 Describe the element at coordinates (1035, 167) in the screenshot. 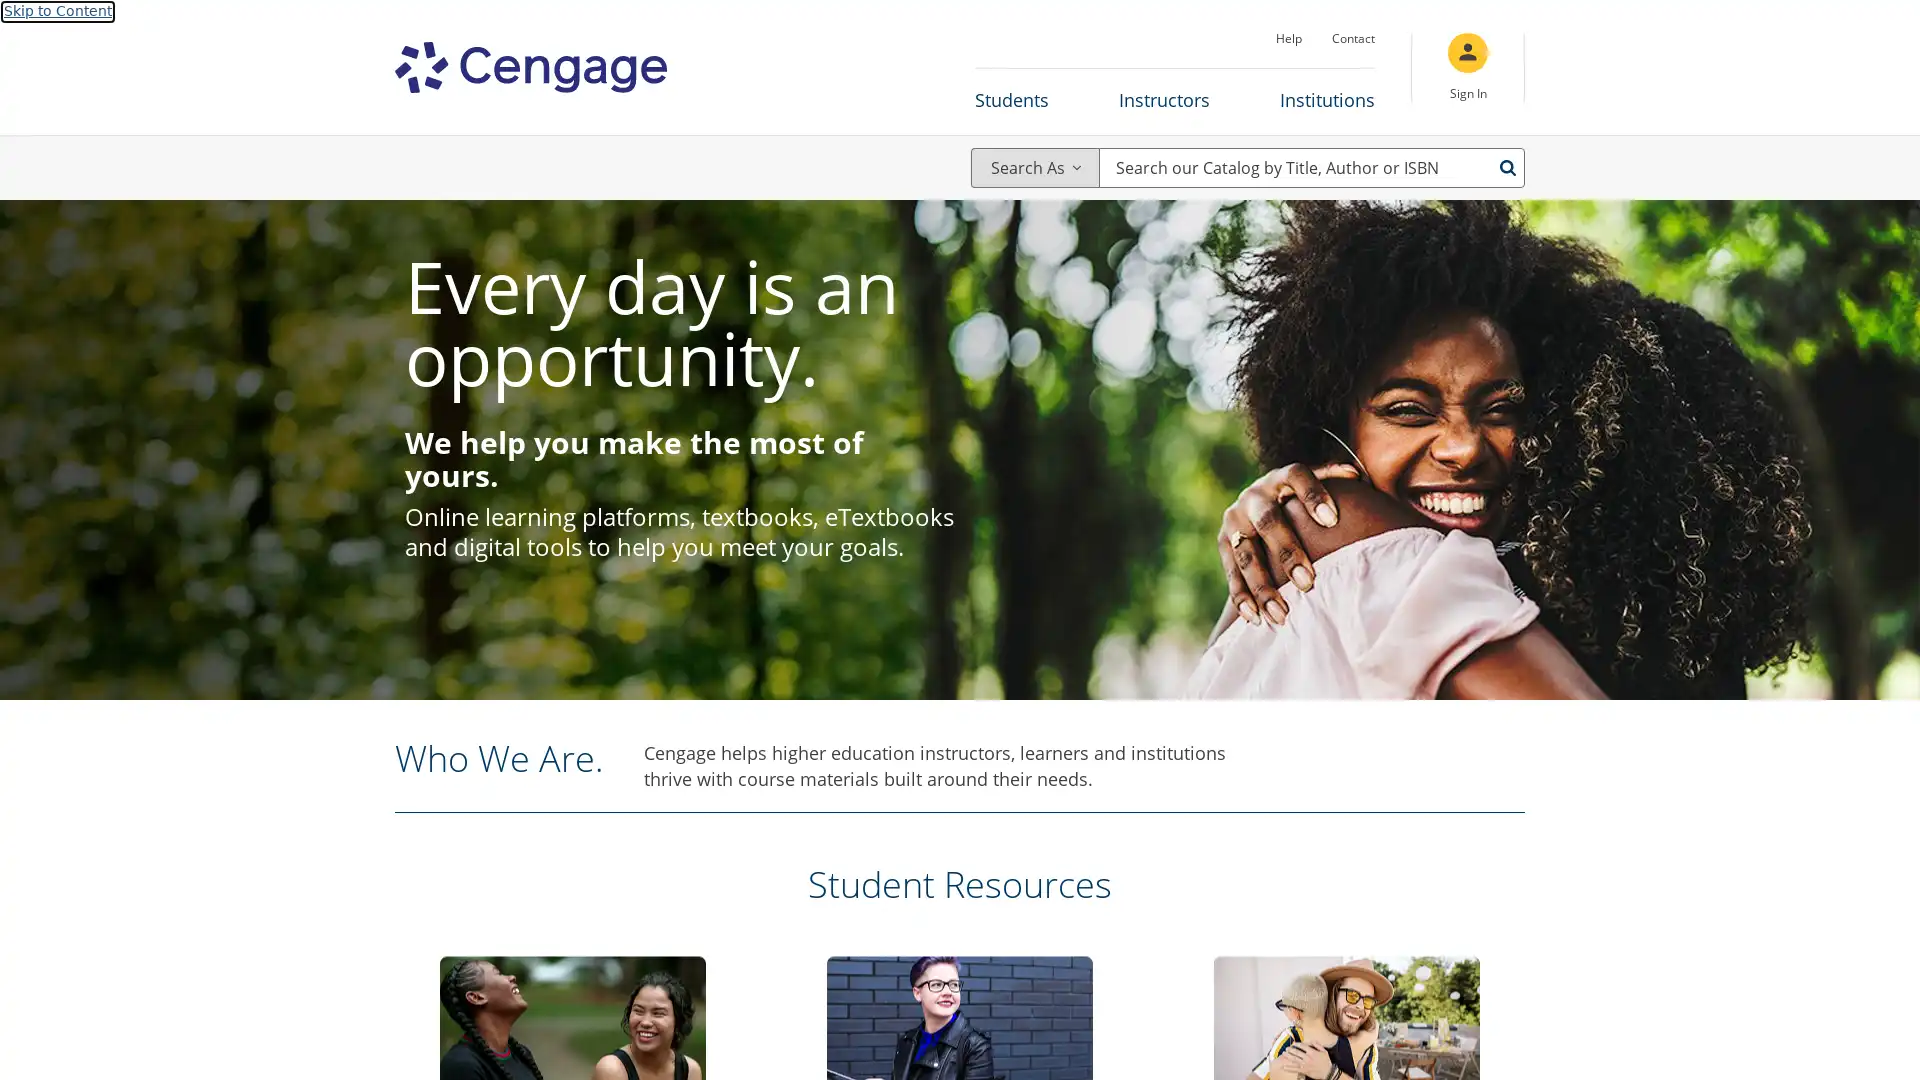

I see `Search As` at that location.